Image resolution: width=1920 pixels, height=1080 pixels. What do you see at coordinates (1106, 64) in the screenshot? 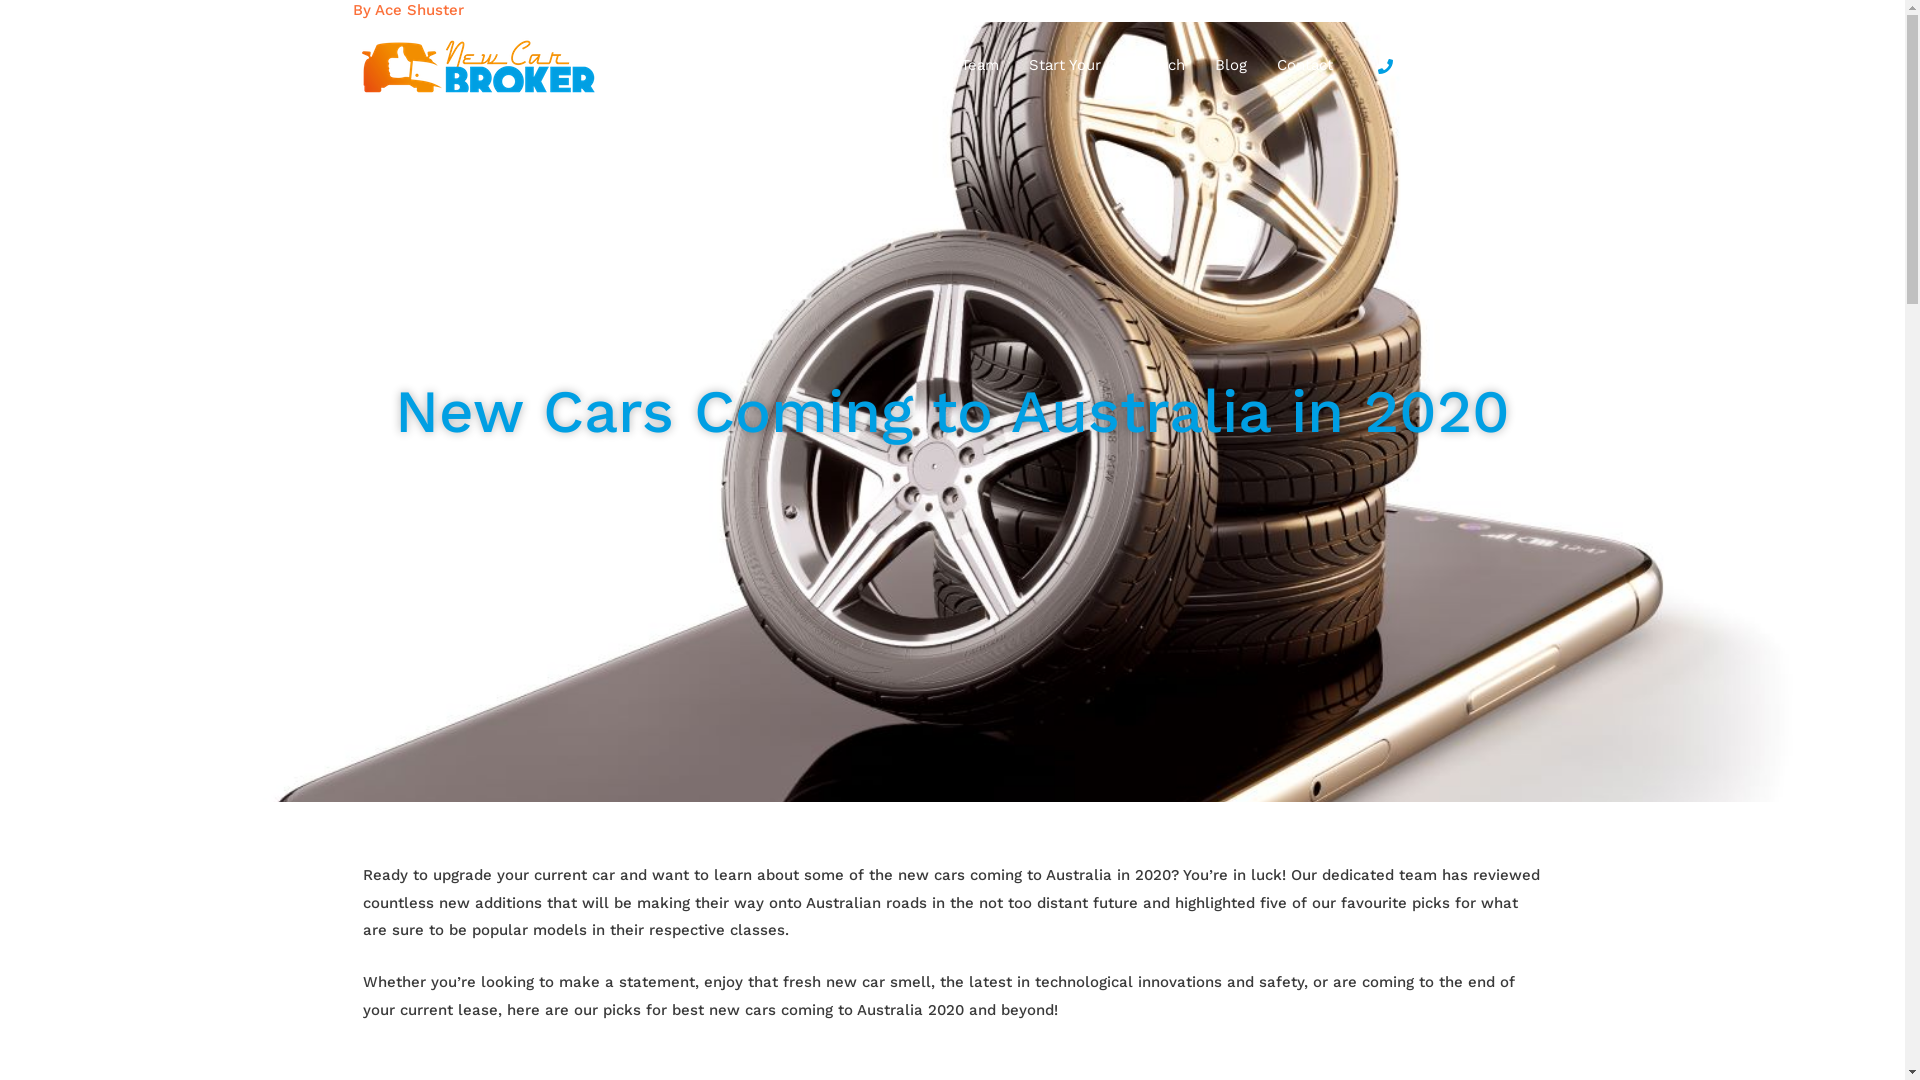
I see `'Start Your Car Search'` at bounding box center [1106, 64].